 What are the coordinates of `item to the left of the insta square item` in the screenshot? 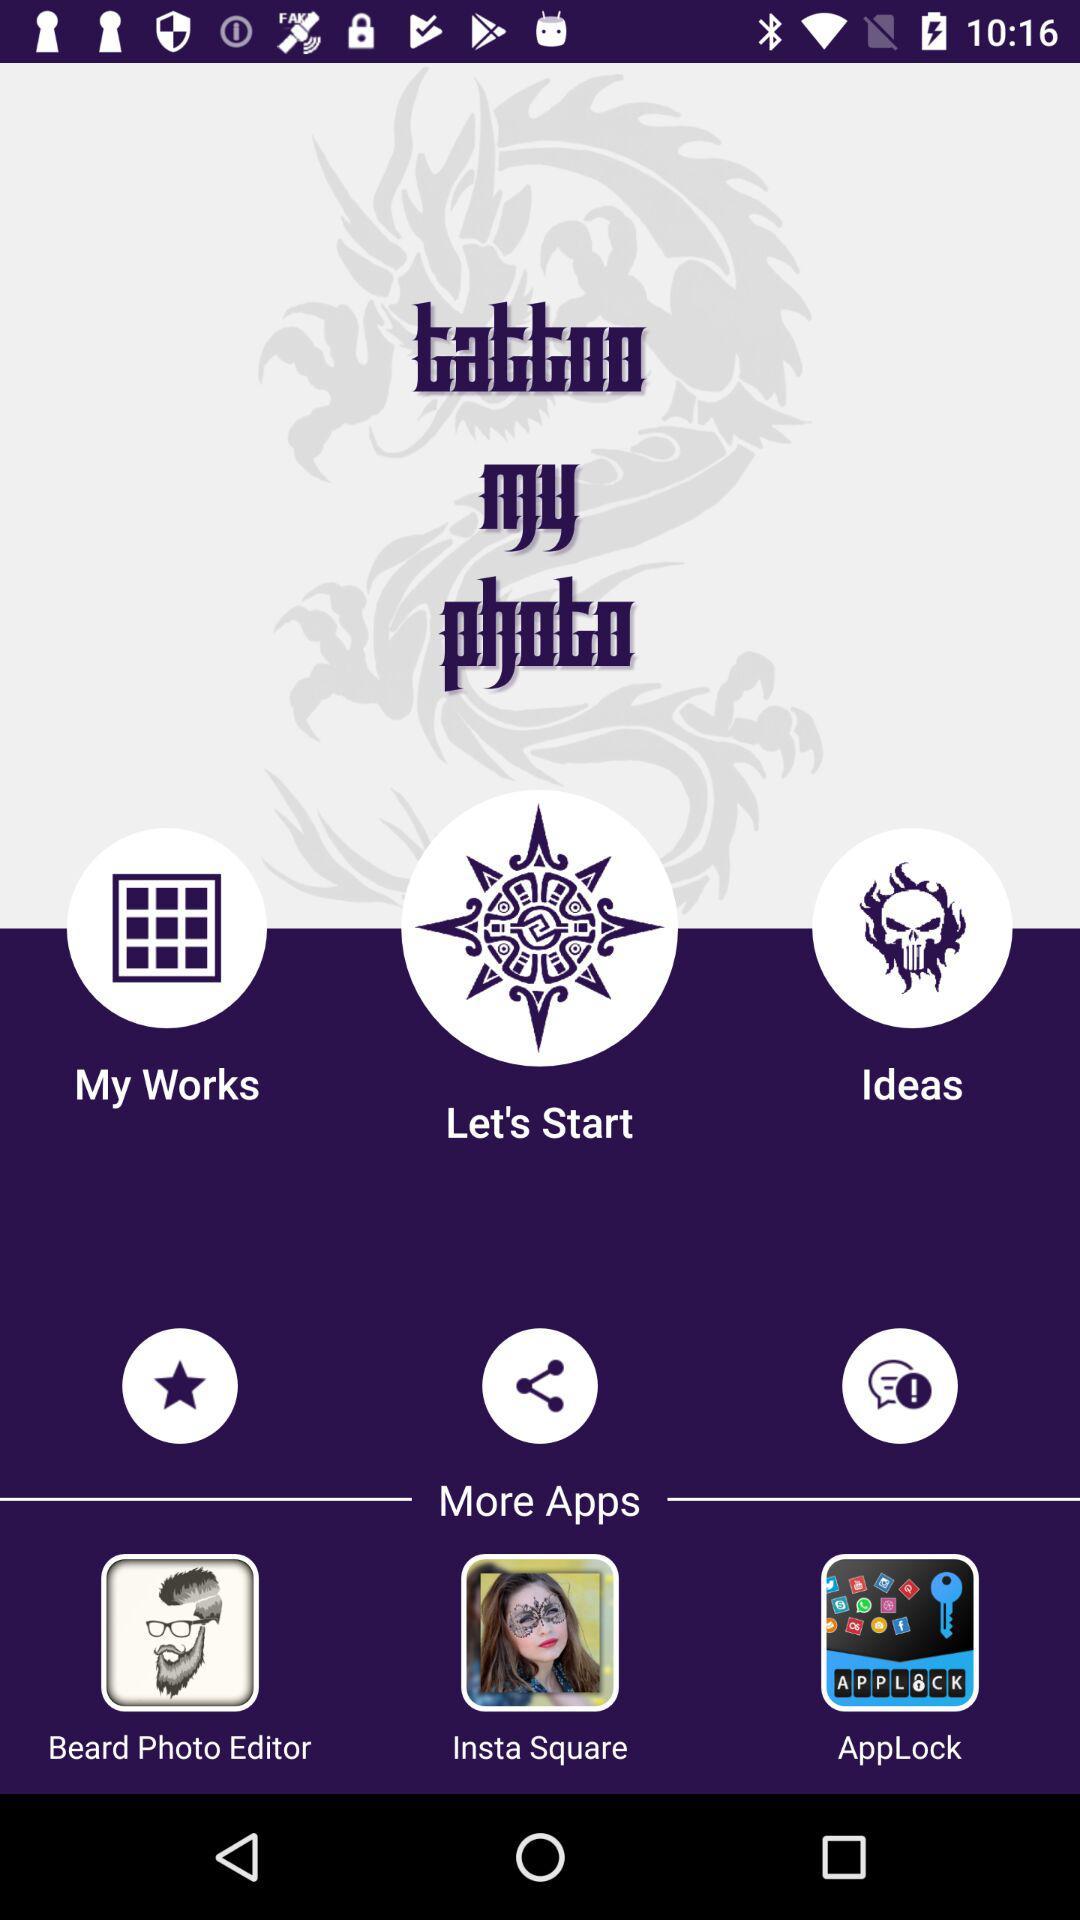 It's located at (178, 1745).